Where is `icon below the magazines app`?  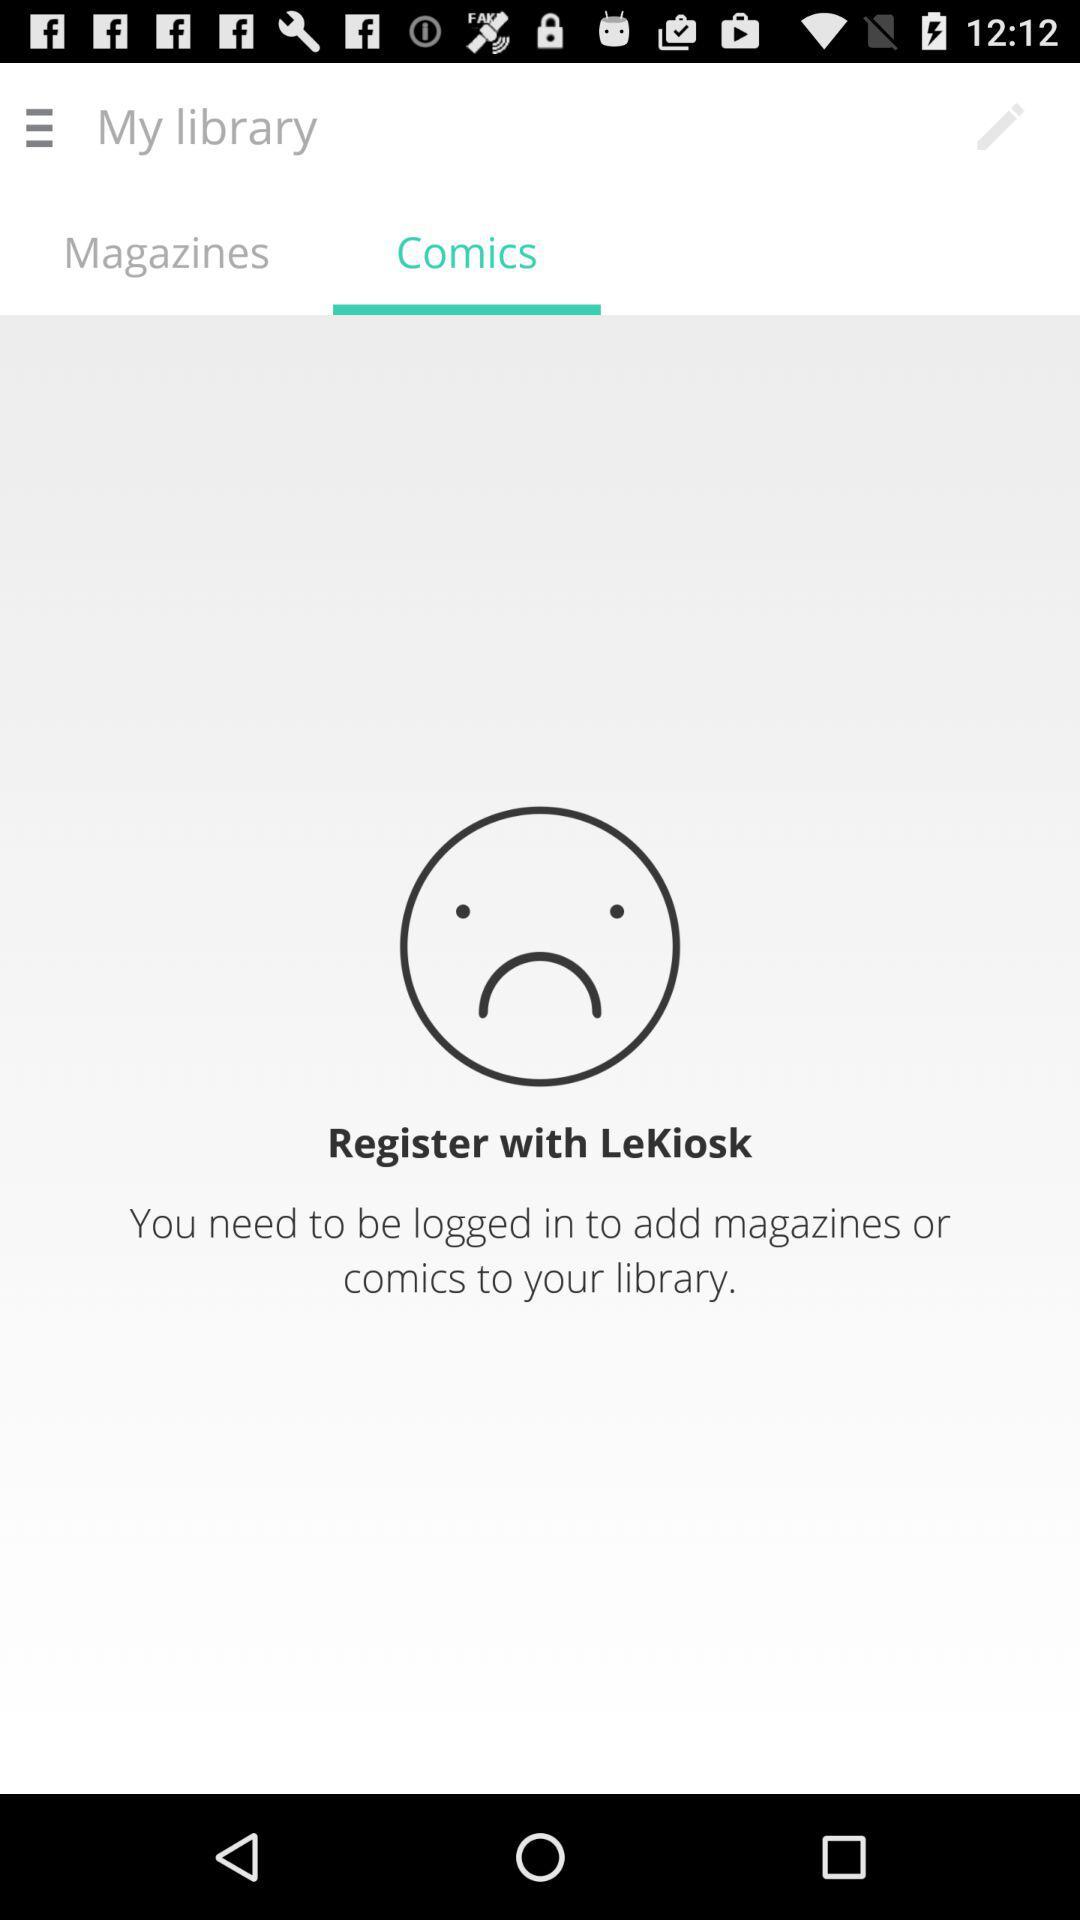
icon below the magazines app is located at coordinates (540, 1053).